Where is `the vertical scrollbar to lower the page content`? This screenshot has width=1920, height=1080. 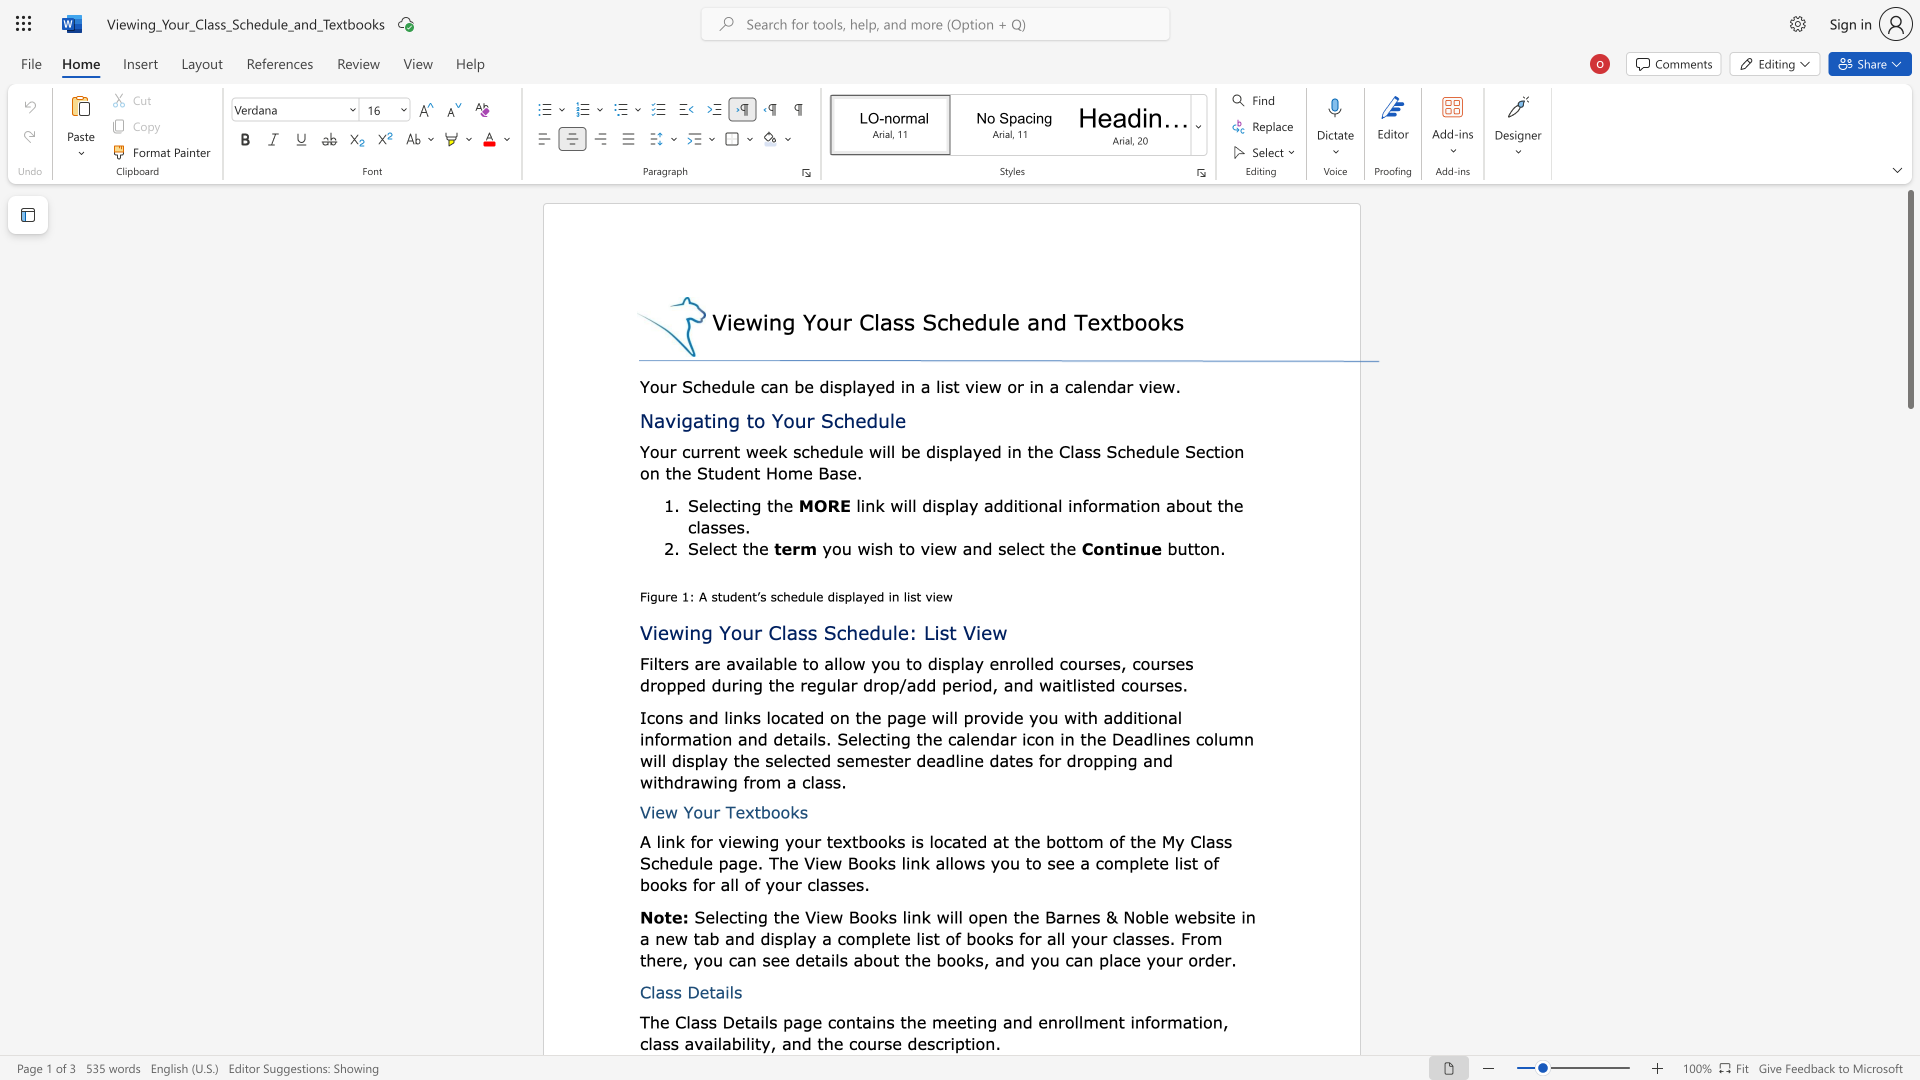
the vertical scrollbar to lower the page content is located at coordinates (1909, 990).